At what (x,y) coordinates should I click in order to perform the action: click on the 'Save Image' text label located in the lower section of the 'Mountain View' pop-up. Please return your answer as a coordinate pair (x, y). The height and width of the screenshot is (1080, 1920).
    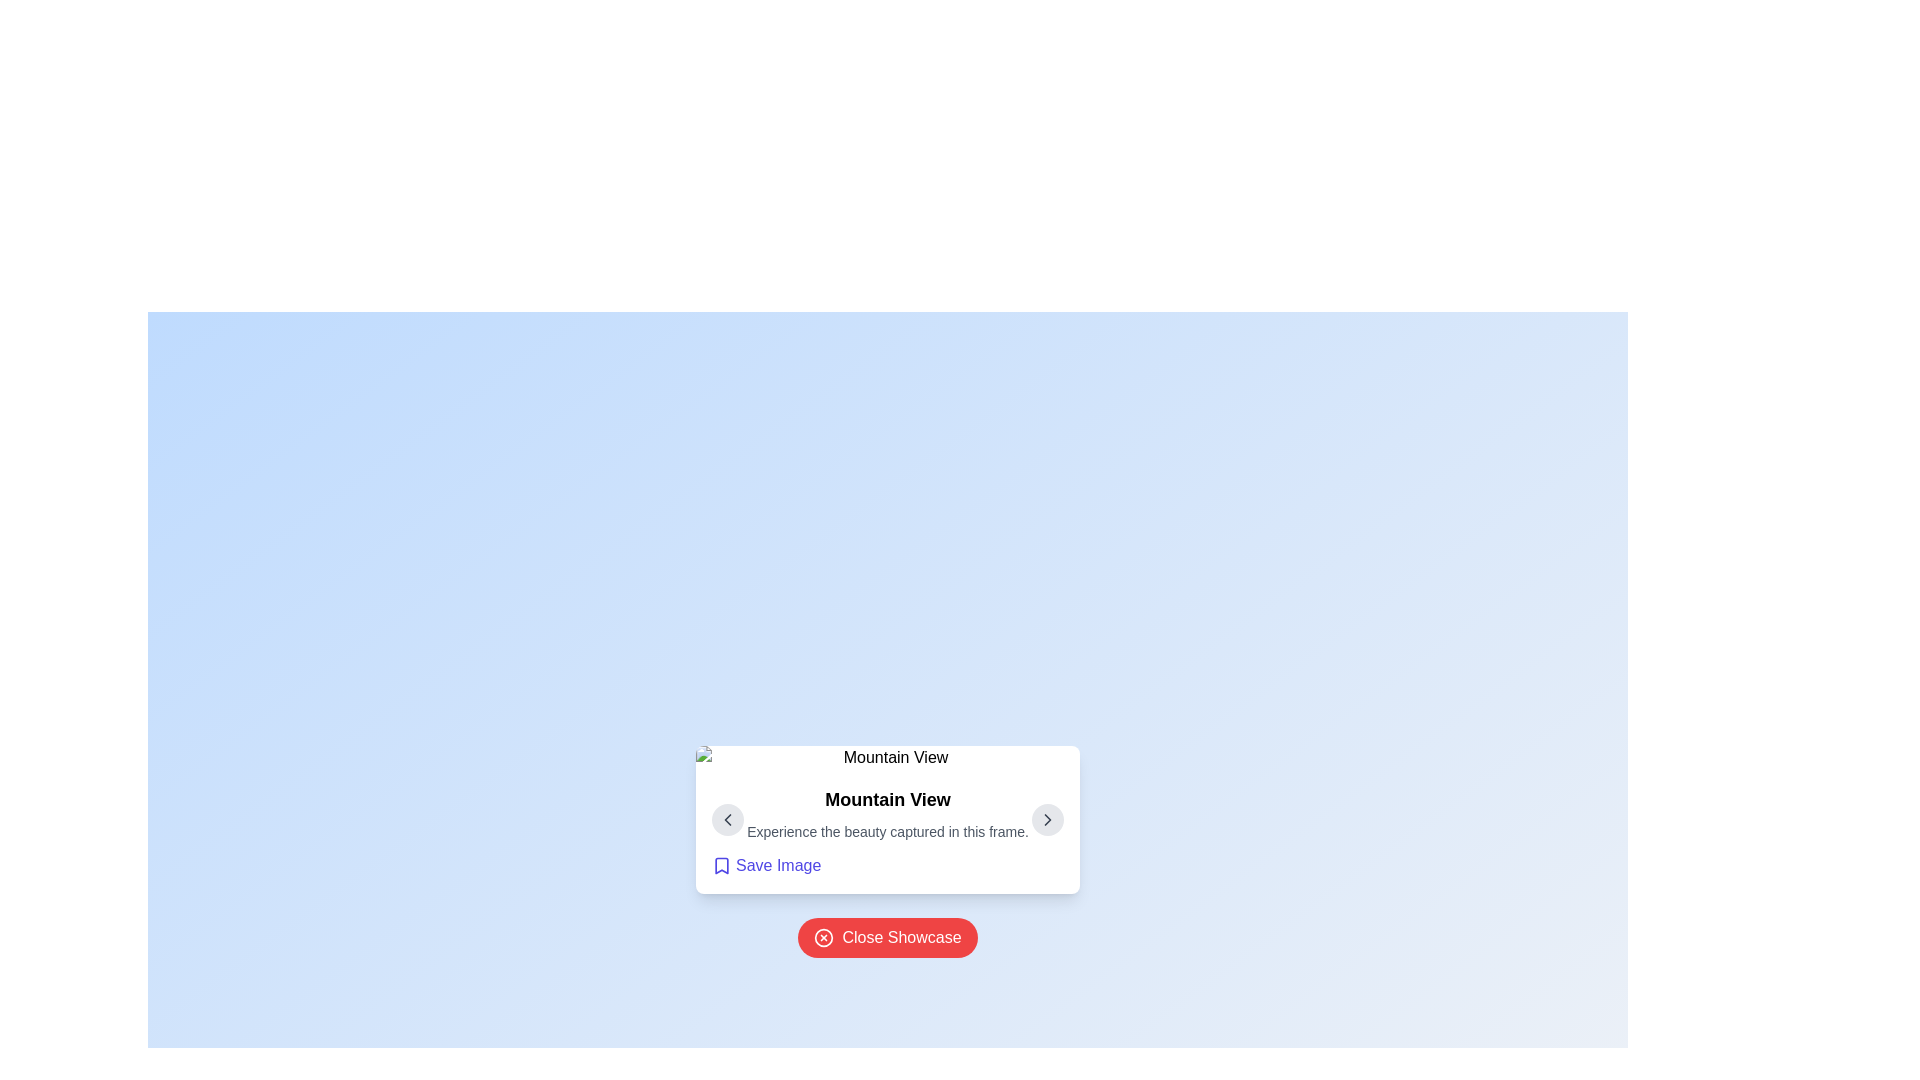
    Looking at the image, I should click on (777, 865).